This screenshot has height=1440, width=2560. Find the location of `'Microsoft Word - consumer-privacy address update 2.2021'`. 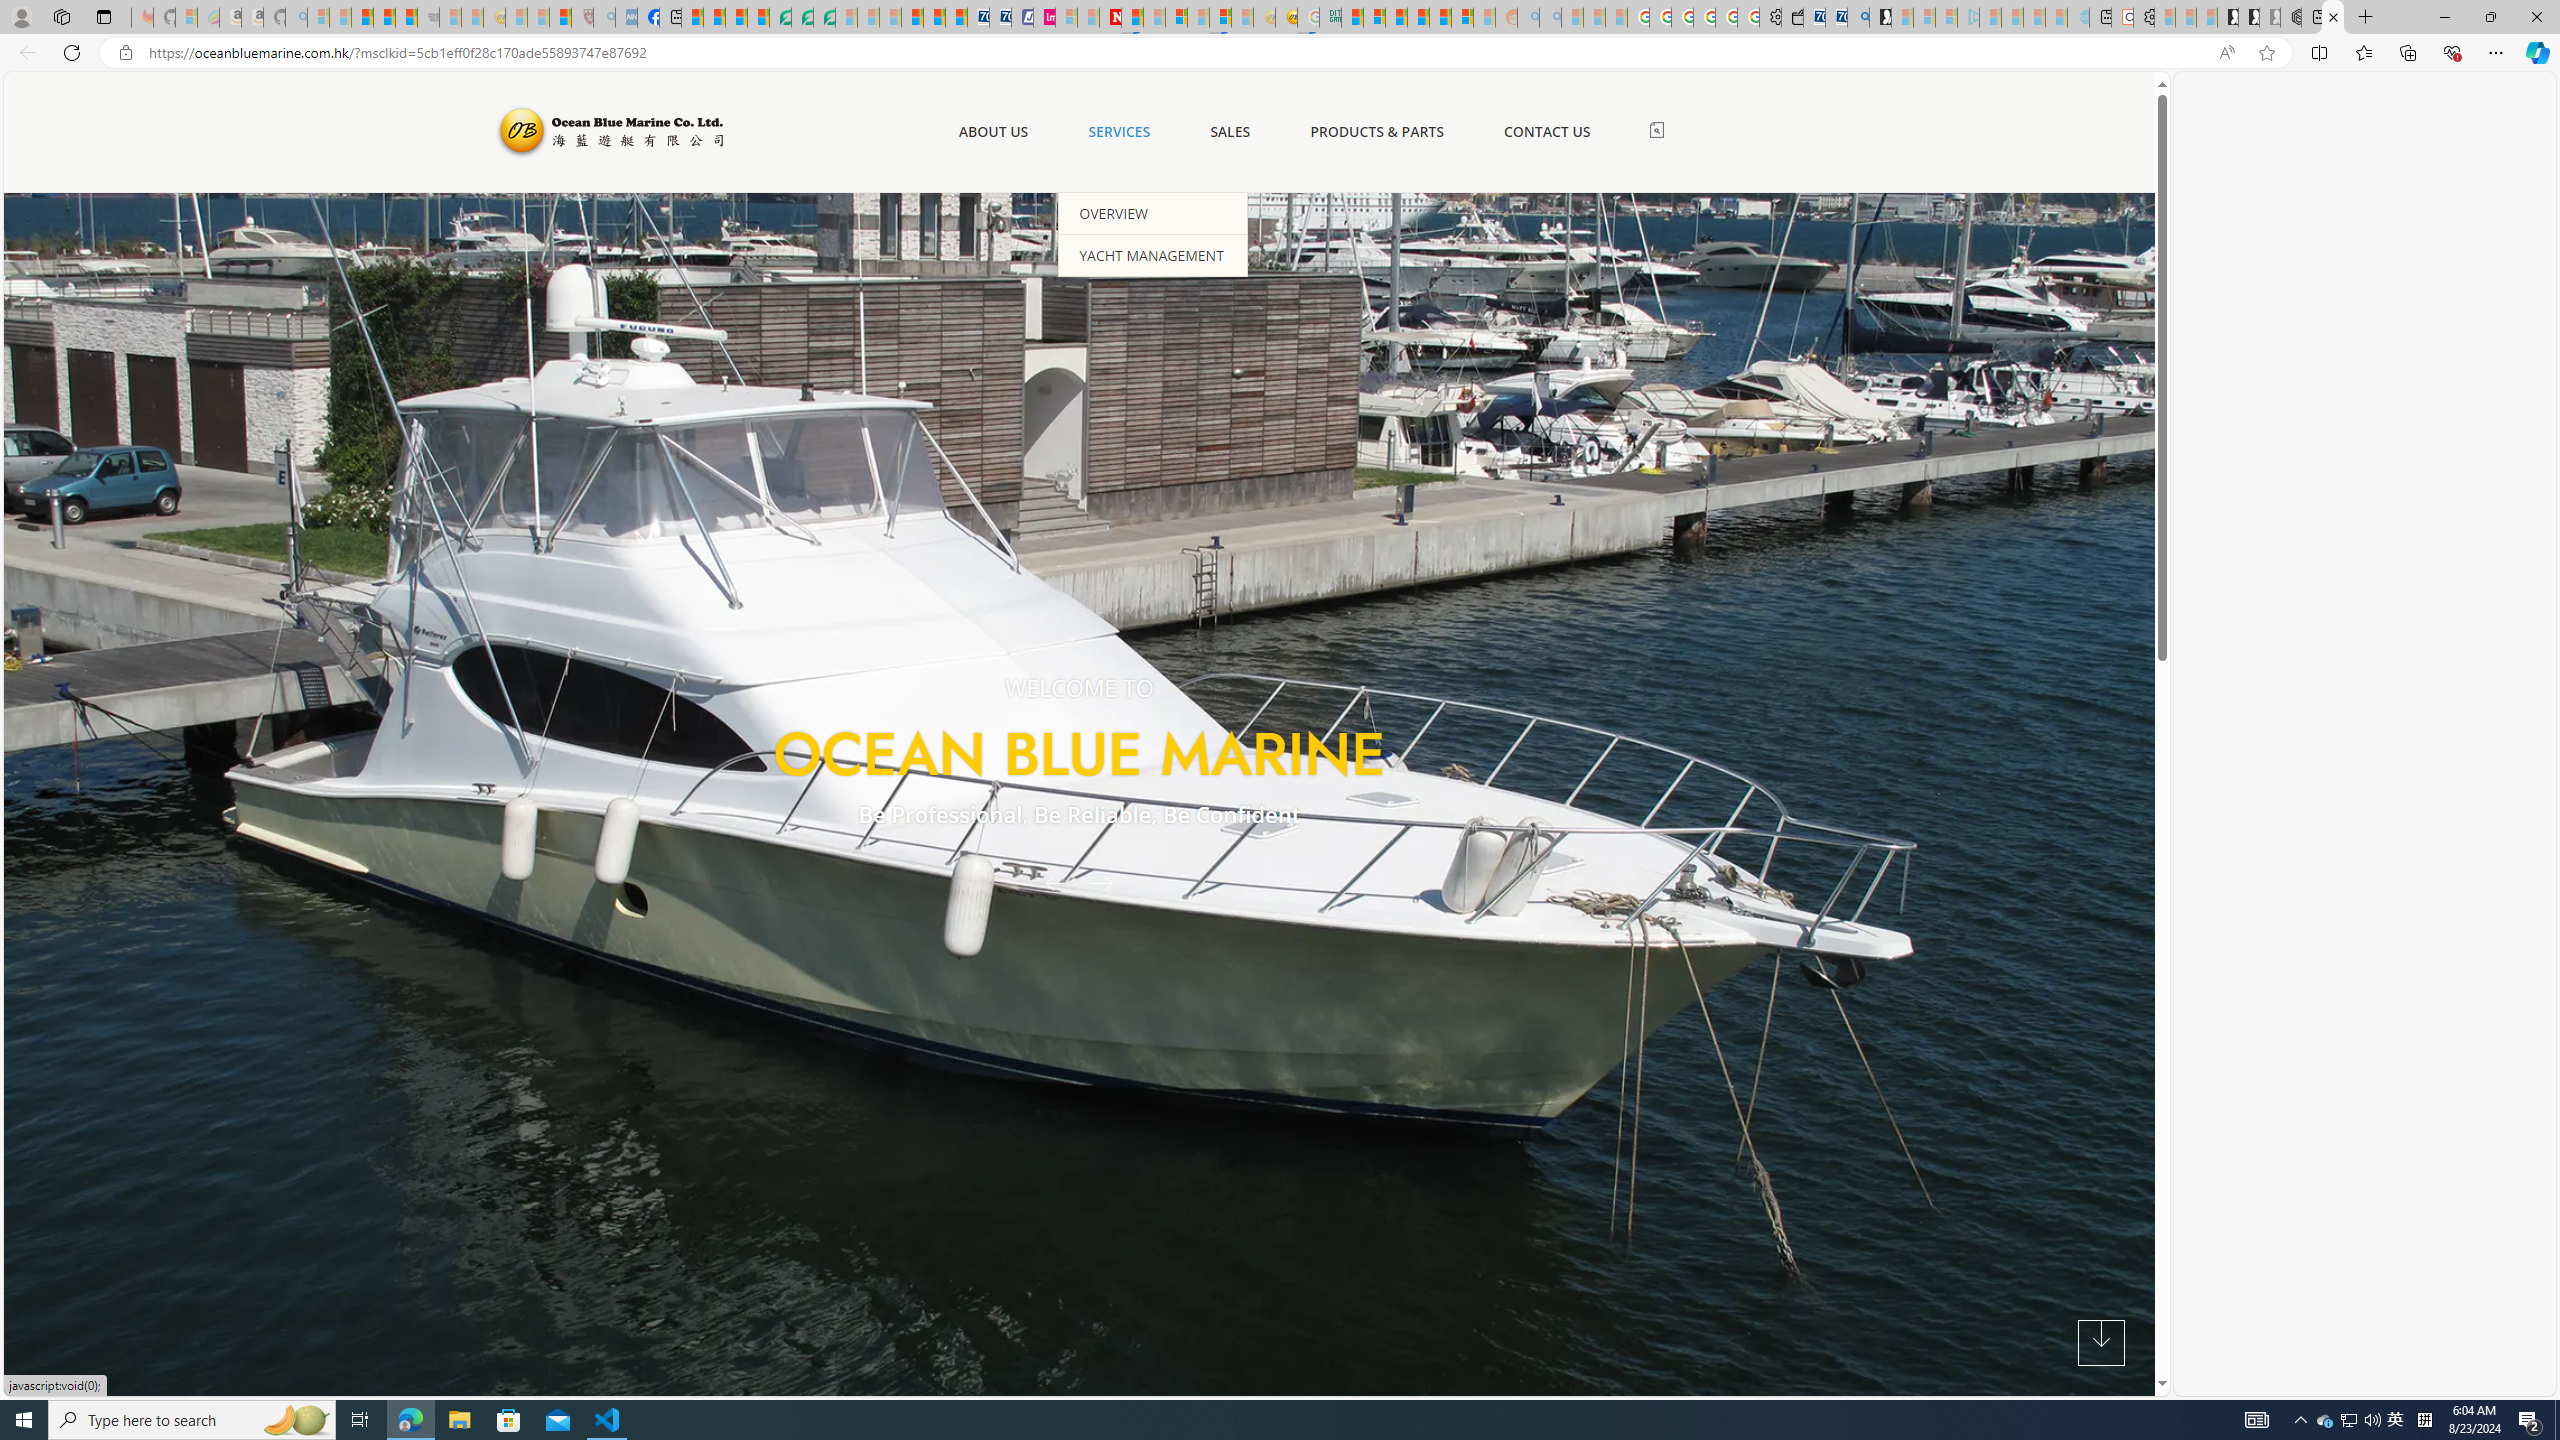

'Microsoft Word - consumer-privacy address update 2.2021' is located at coordinates (823, 16).